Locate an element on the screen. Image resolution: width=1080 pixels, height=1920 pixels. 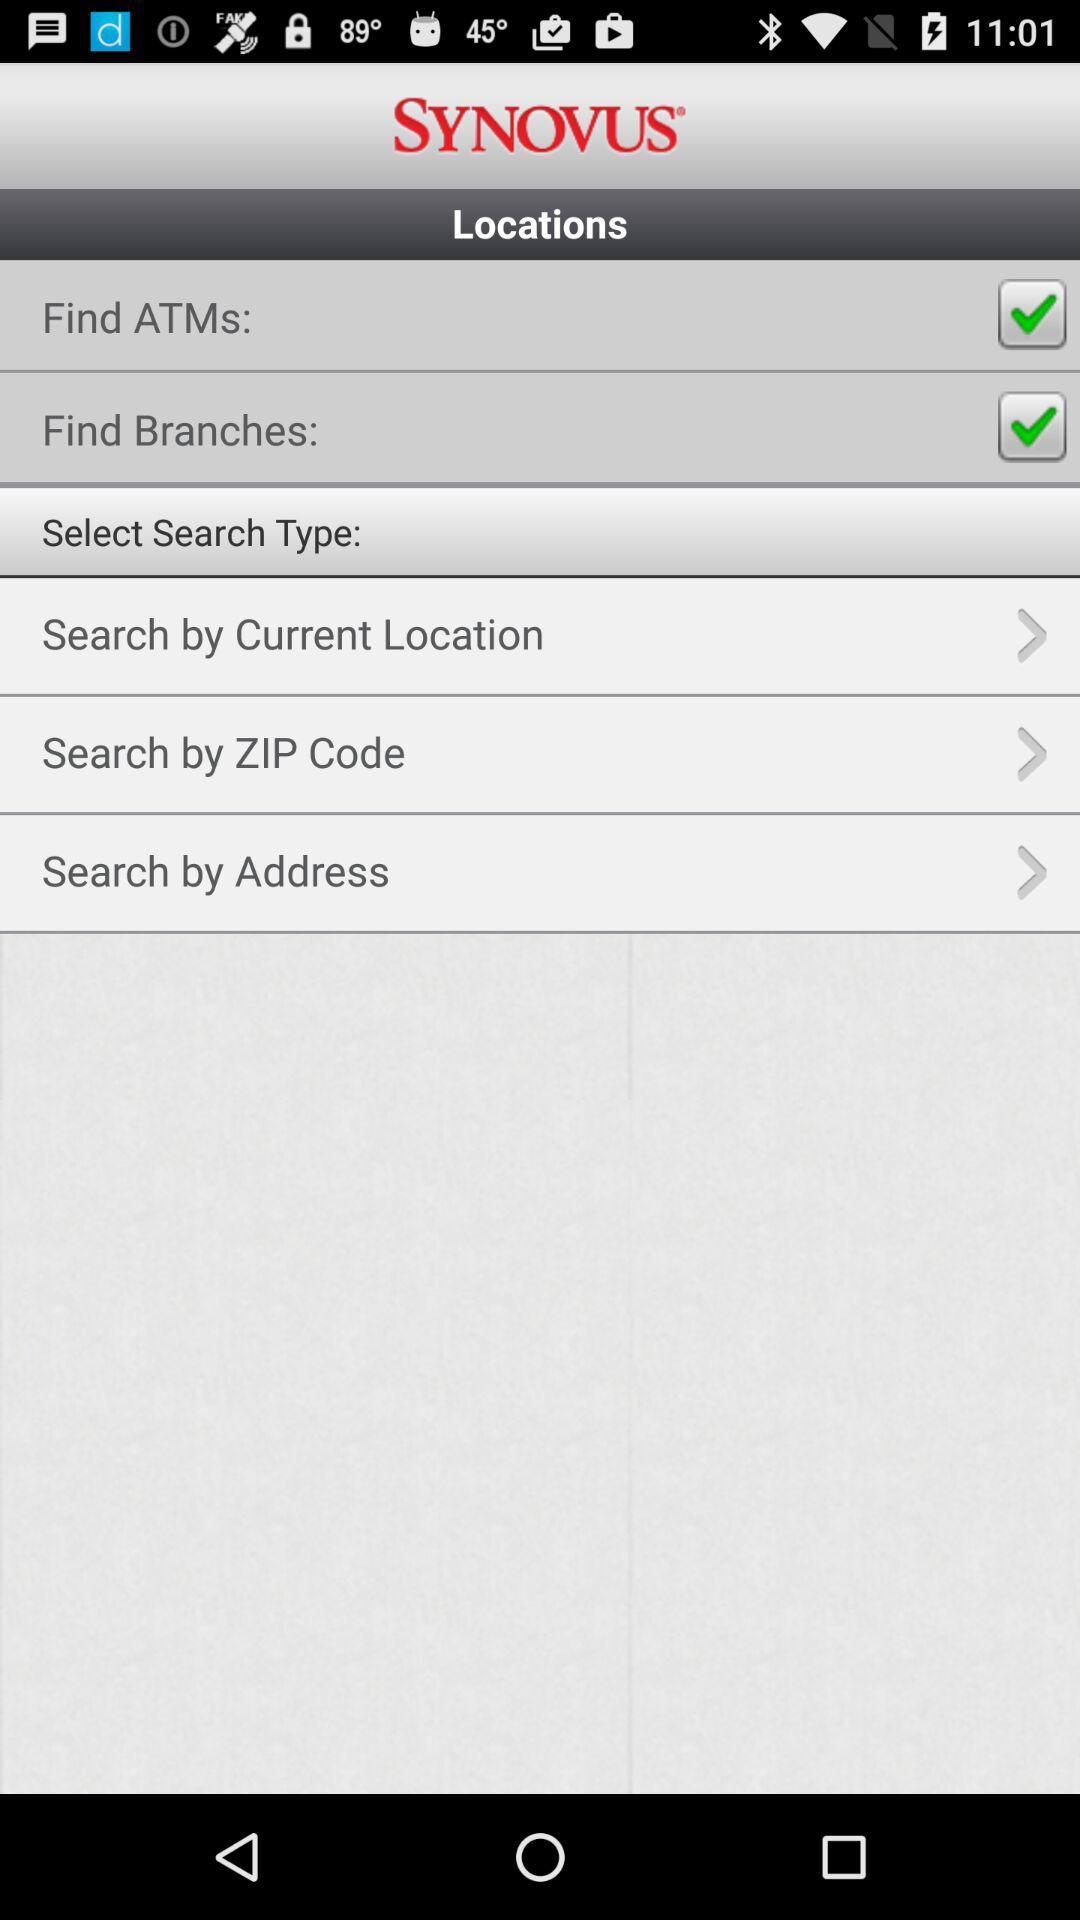
the icon next to the find branches: app is located at coordinates (1032, 426).